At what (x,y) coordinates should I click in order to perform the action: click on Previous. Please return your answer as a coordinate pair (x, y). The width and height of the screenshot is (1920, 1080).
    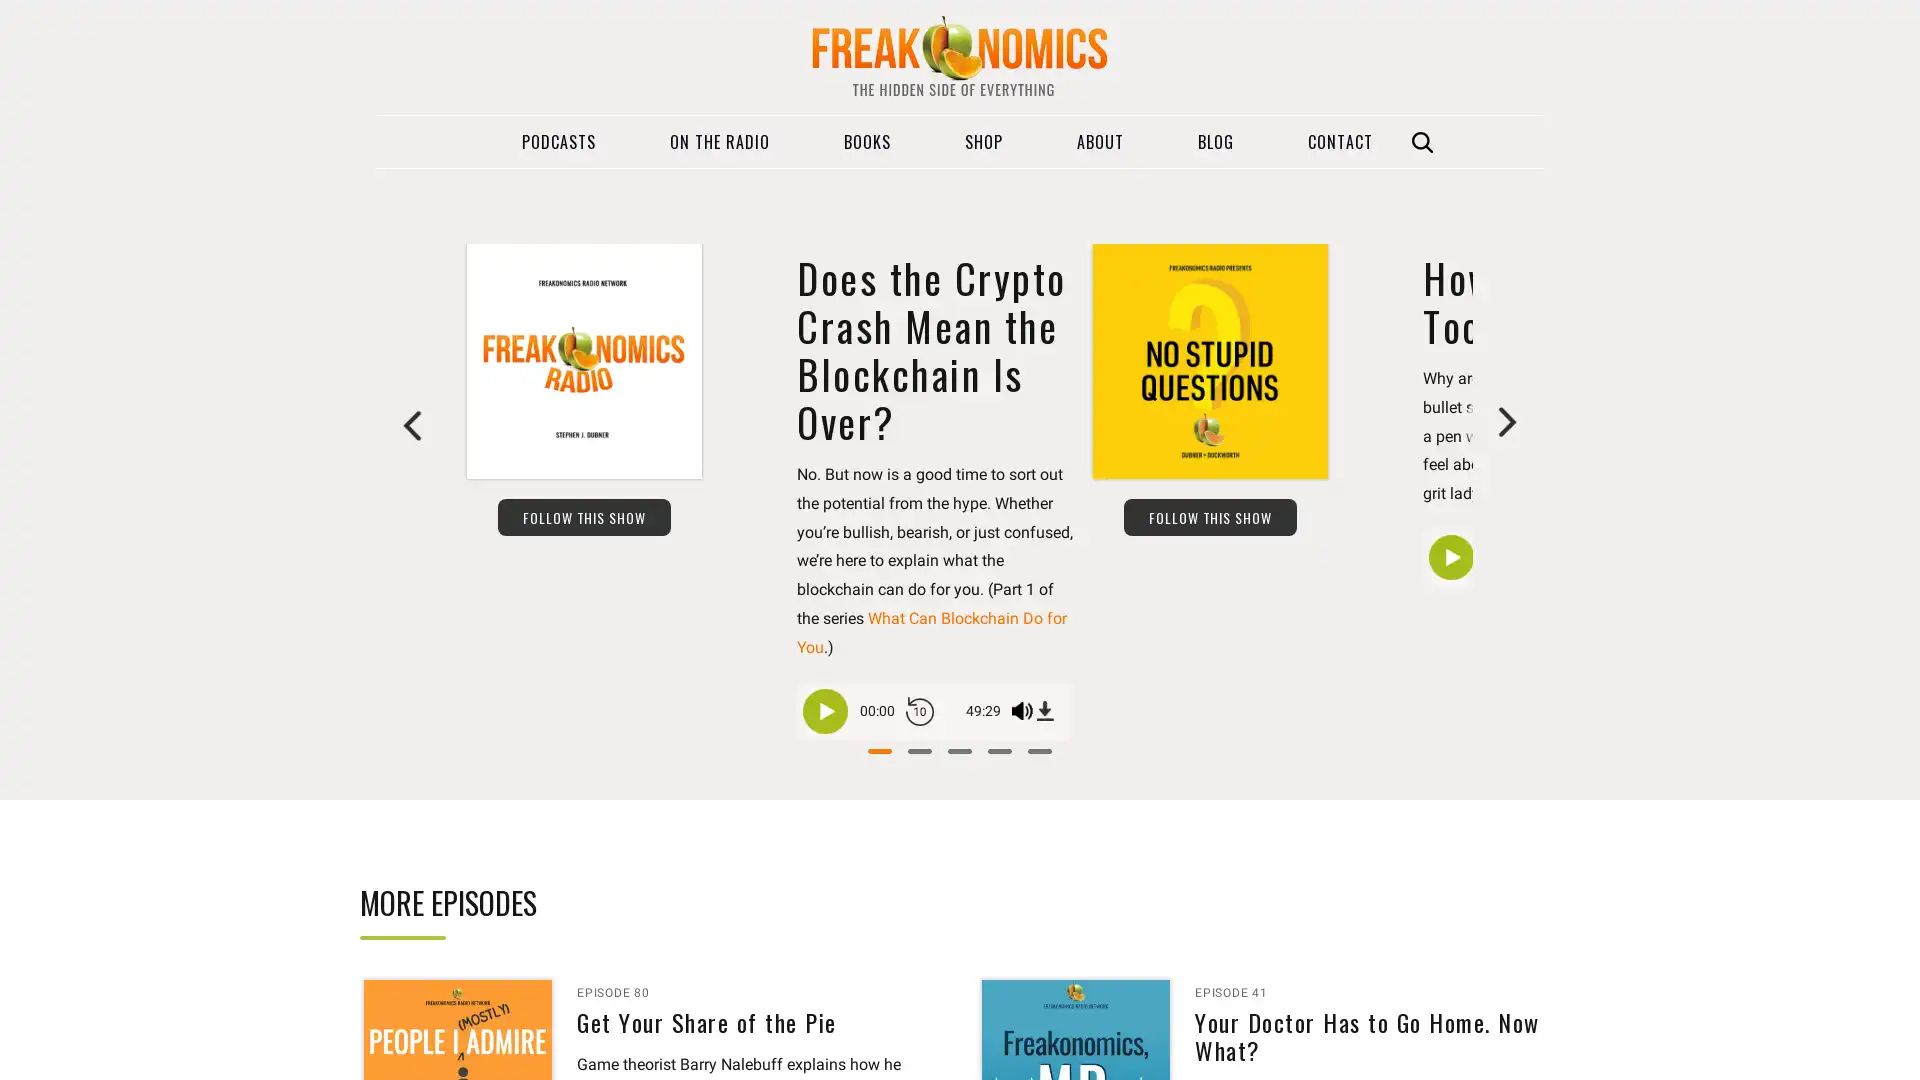
    Looking at the image, I should click on (412, 423).